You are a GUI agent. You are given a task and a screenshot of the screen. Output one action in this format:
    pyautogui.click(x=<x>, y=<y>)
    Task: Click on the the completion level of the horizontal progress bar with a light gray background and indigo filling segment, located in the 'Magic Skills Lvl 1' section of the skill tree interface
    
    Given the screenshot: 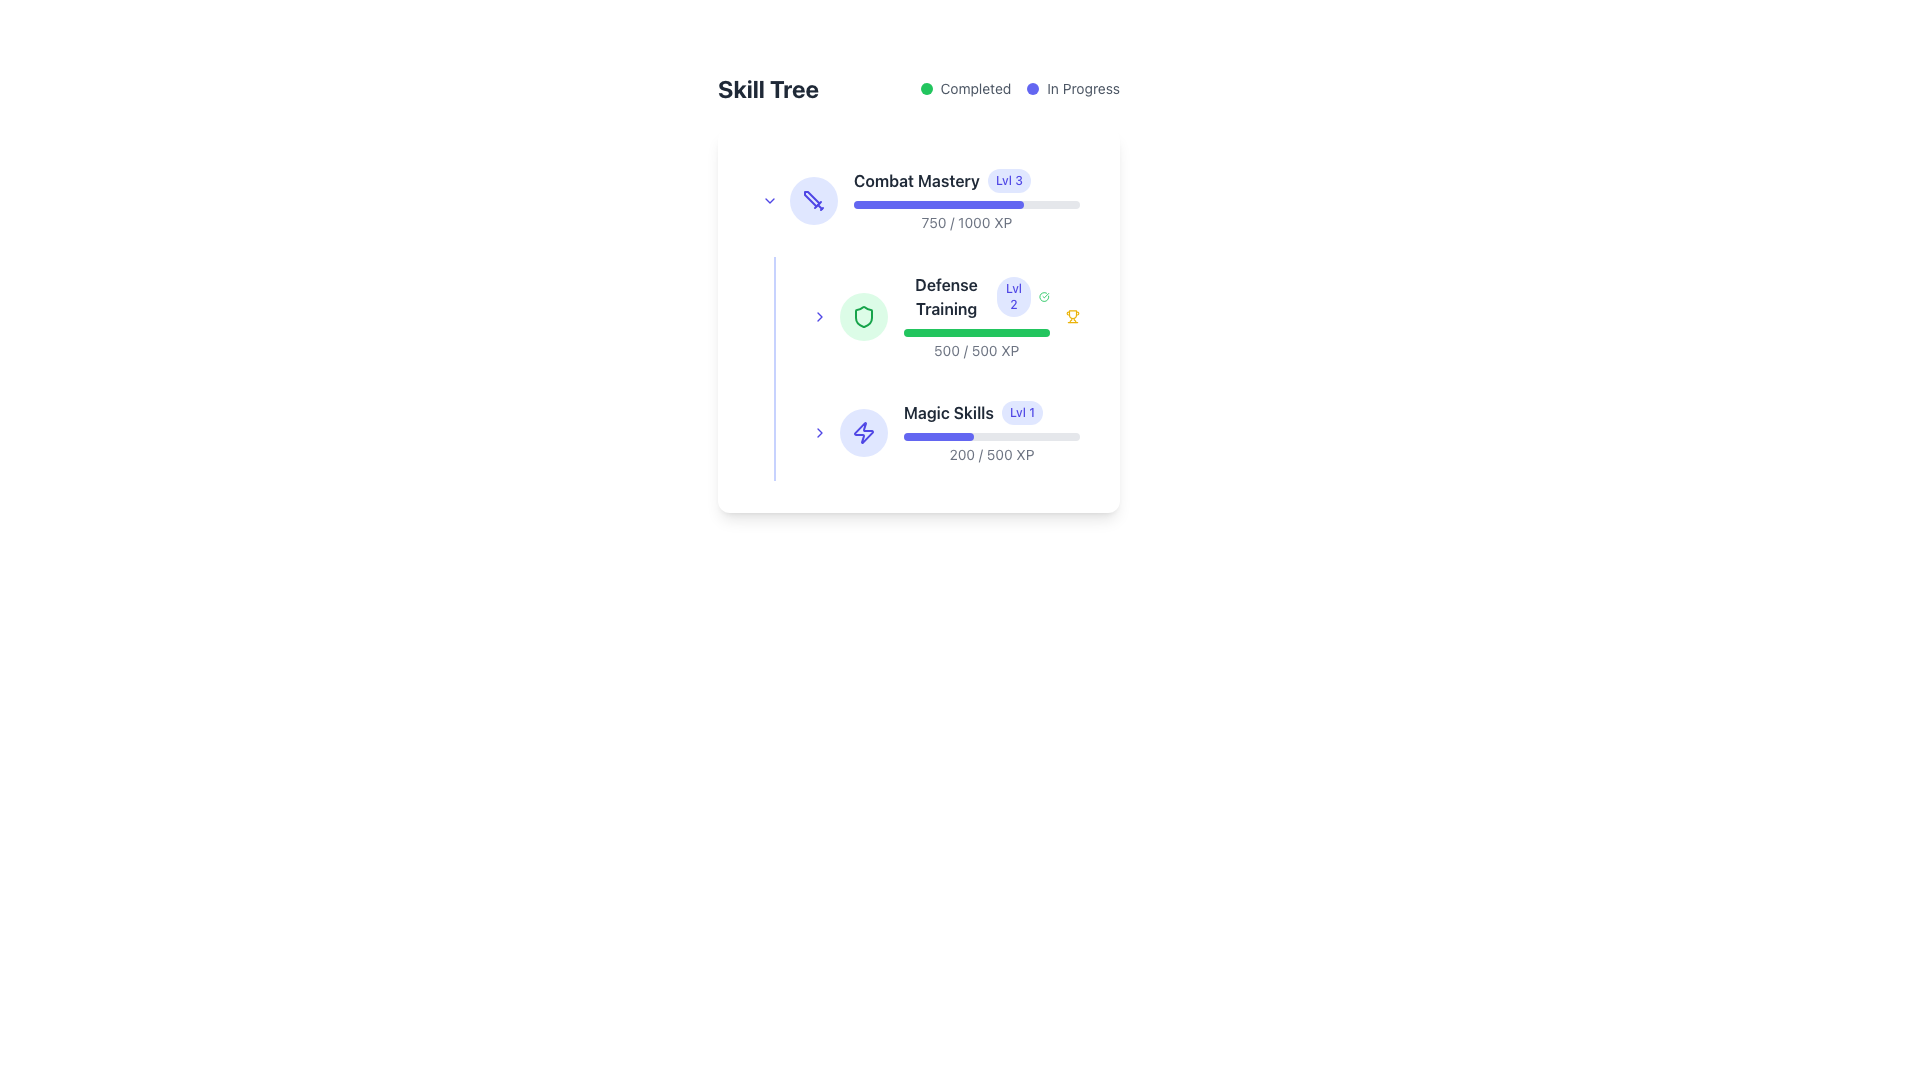 What is the action you would take?
    pyautogui.click(x=992, y=435)
    